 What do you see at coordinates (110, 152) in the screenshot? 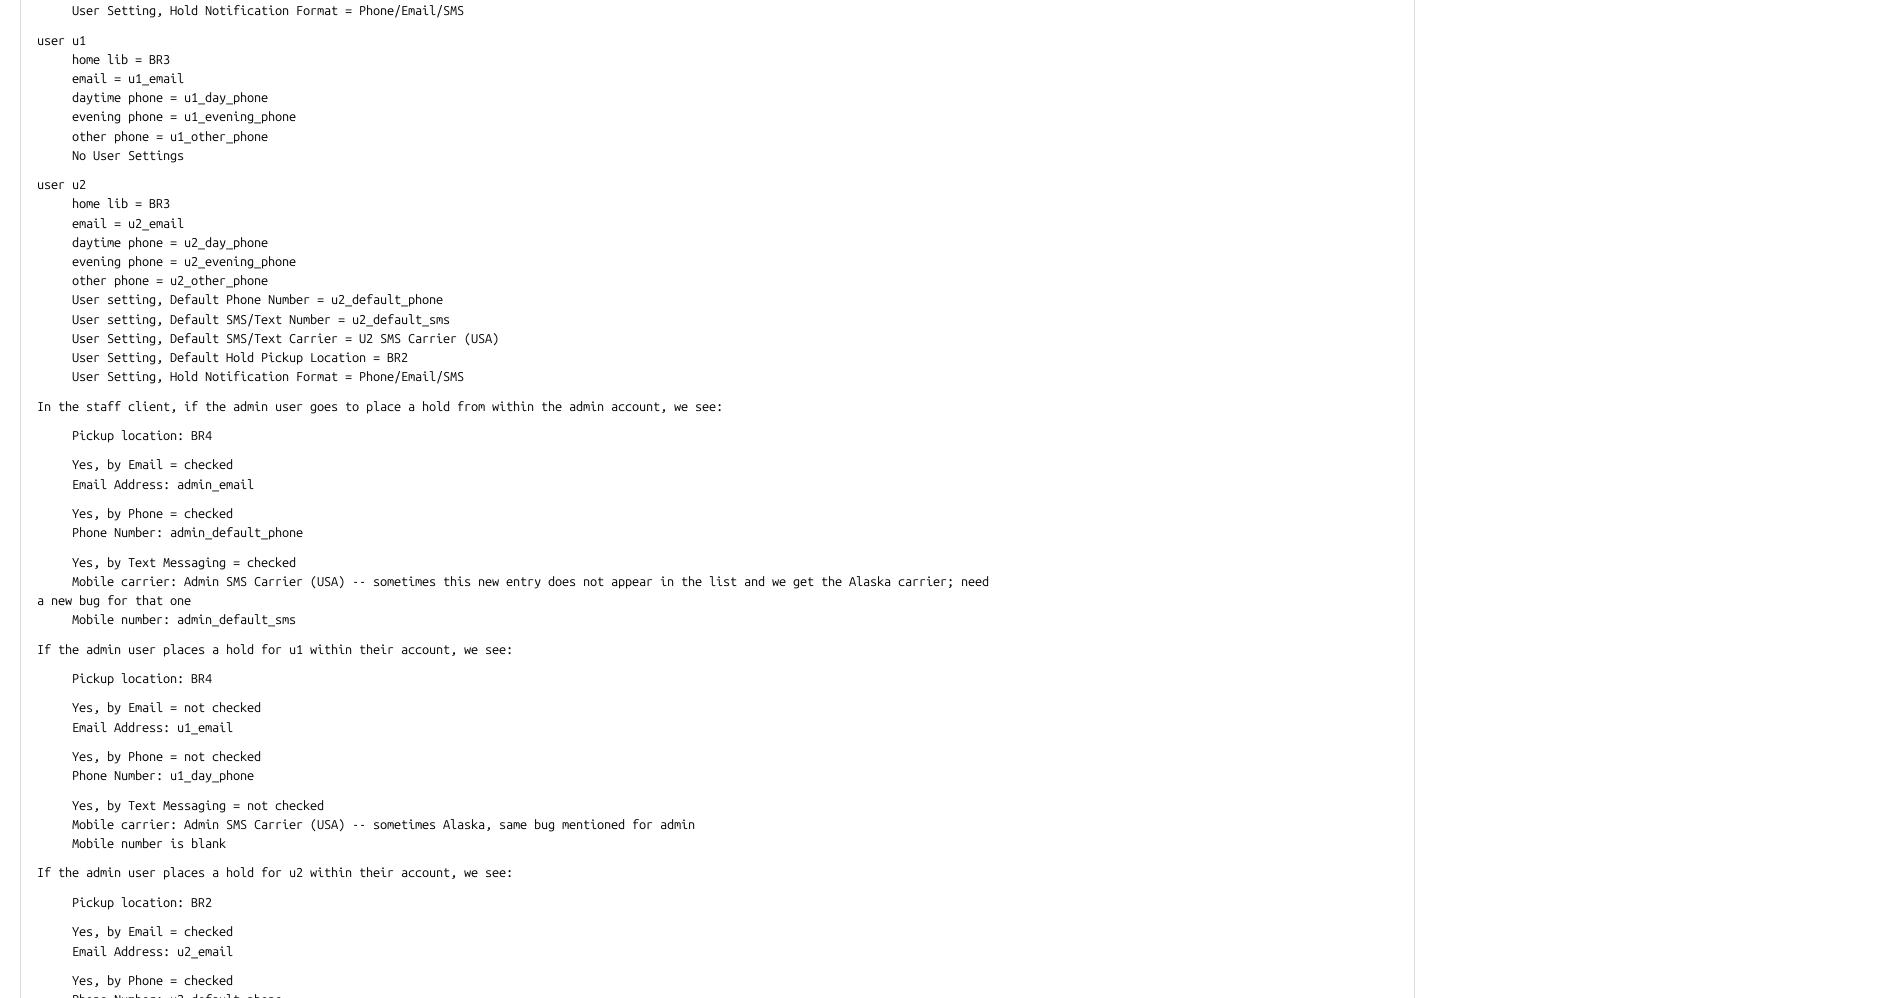
I see `'No User Settings'` at bounding box center [110, 152].